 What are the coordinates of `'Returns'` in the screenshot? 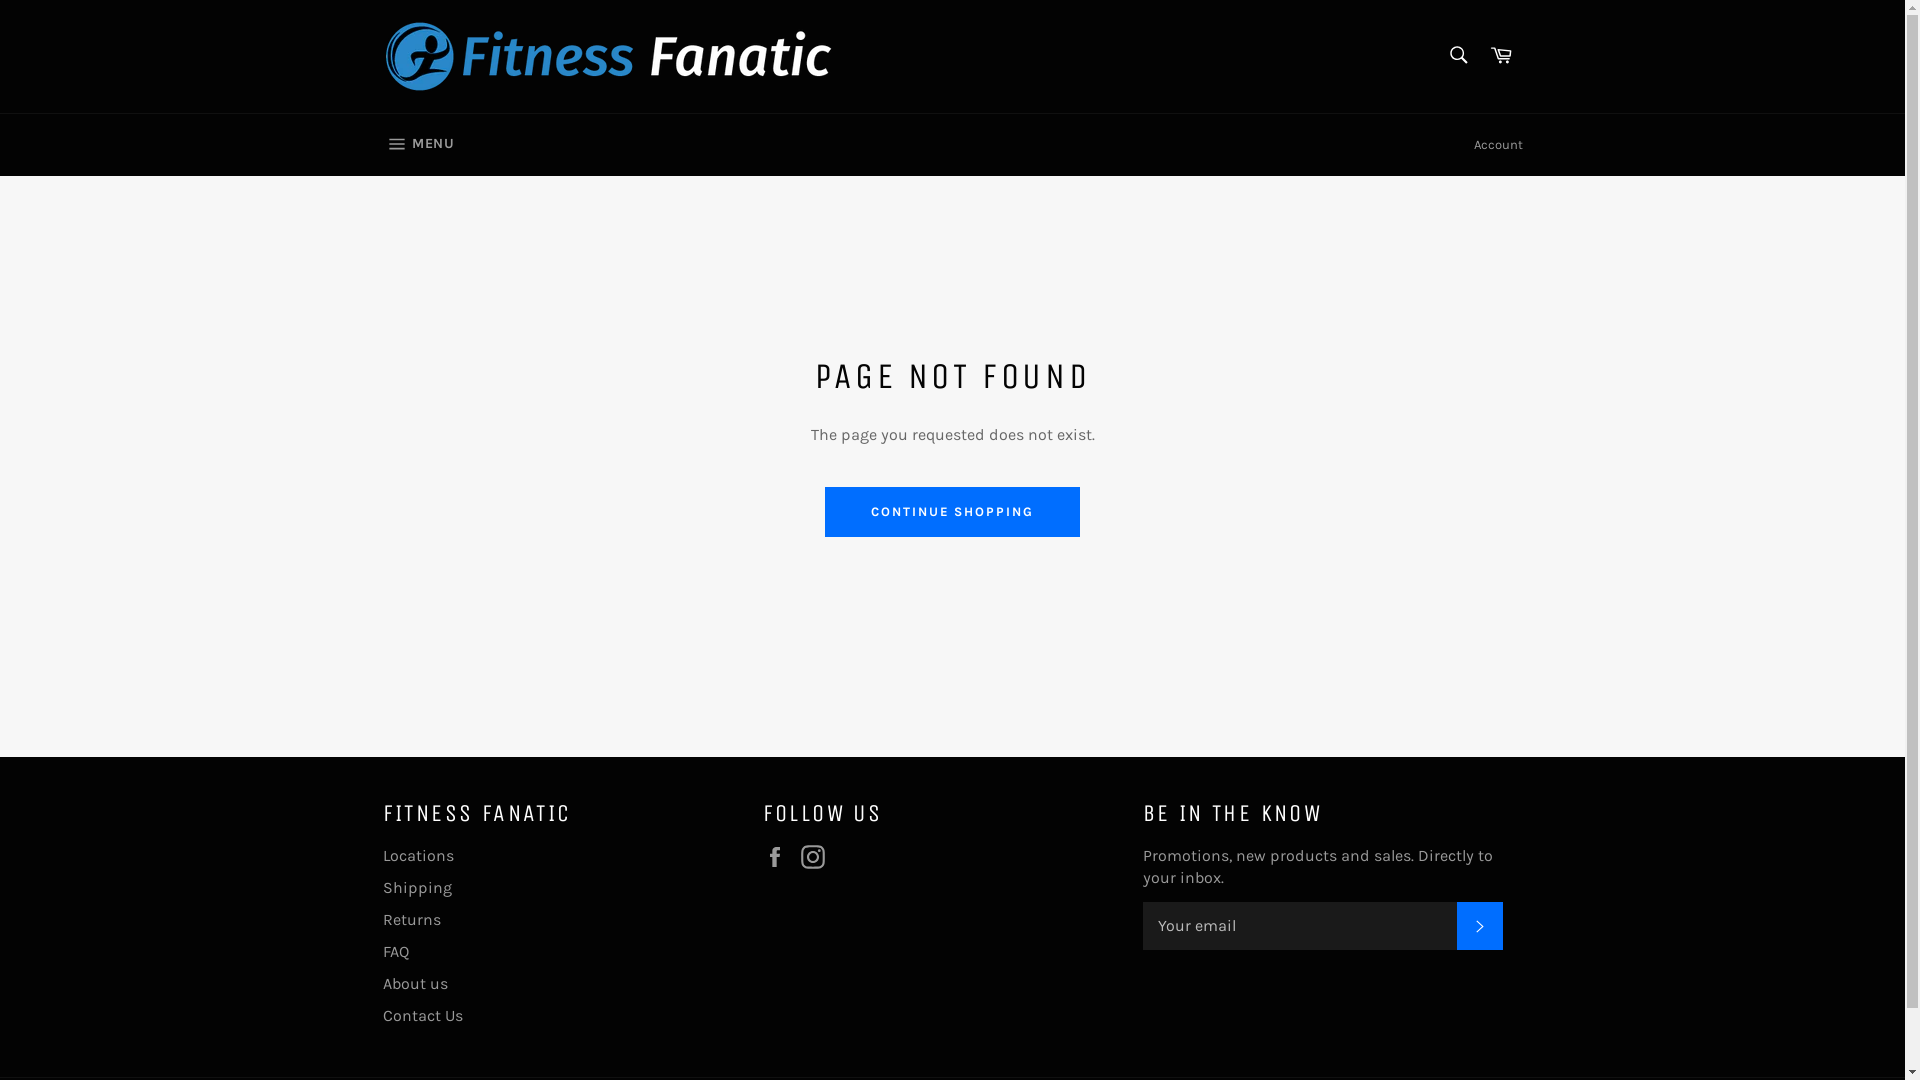 It's located at (410, 919).